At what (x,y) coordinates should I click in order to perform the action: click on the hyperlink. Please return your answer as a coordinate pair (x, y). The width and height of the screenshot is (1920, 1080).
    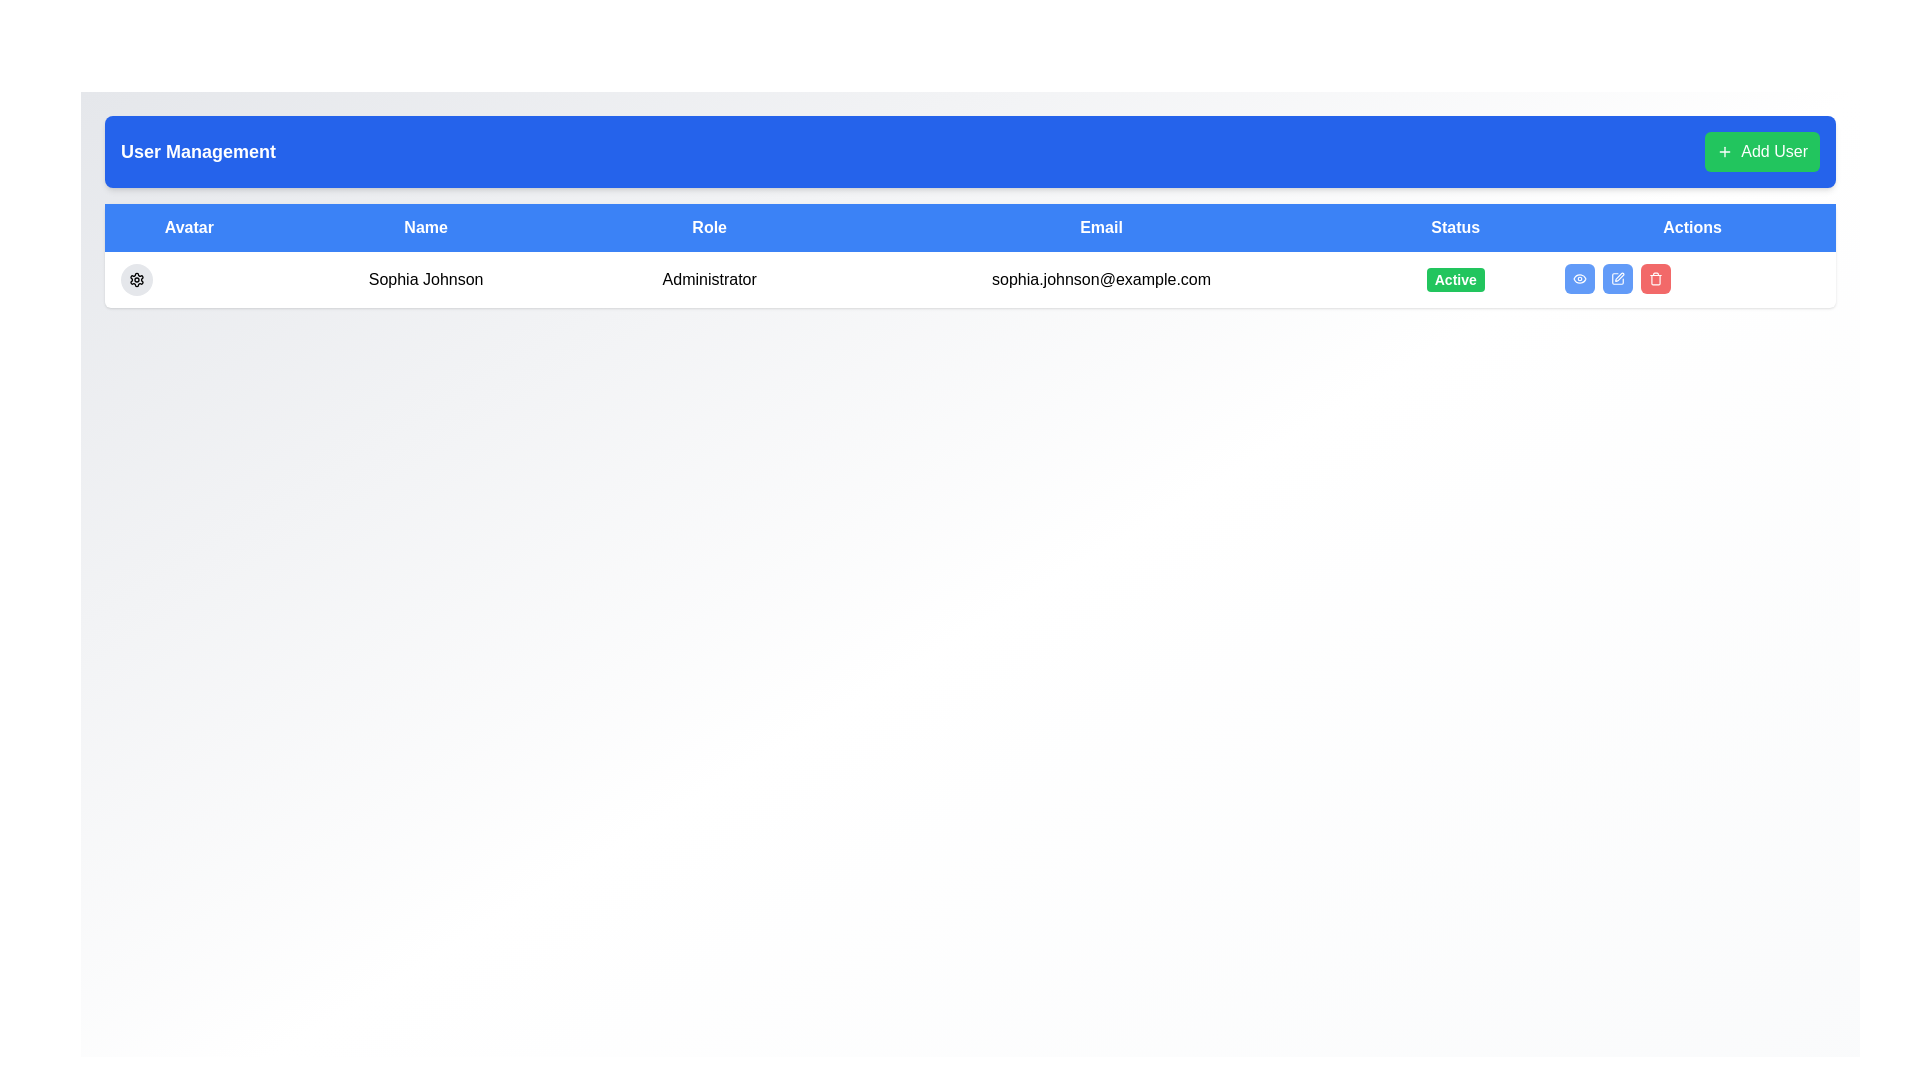
    Looking at the image, I should click on (1100, 279).